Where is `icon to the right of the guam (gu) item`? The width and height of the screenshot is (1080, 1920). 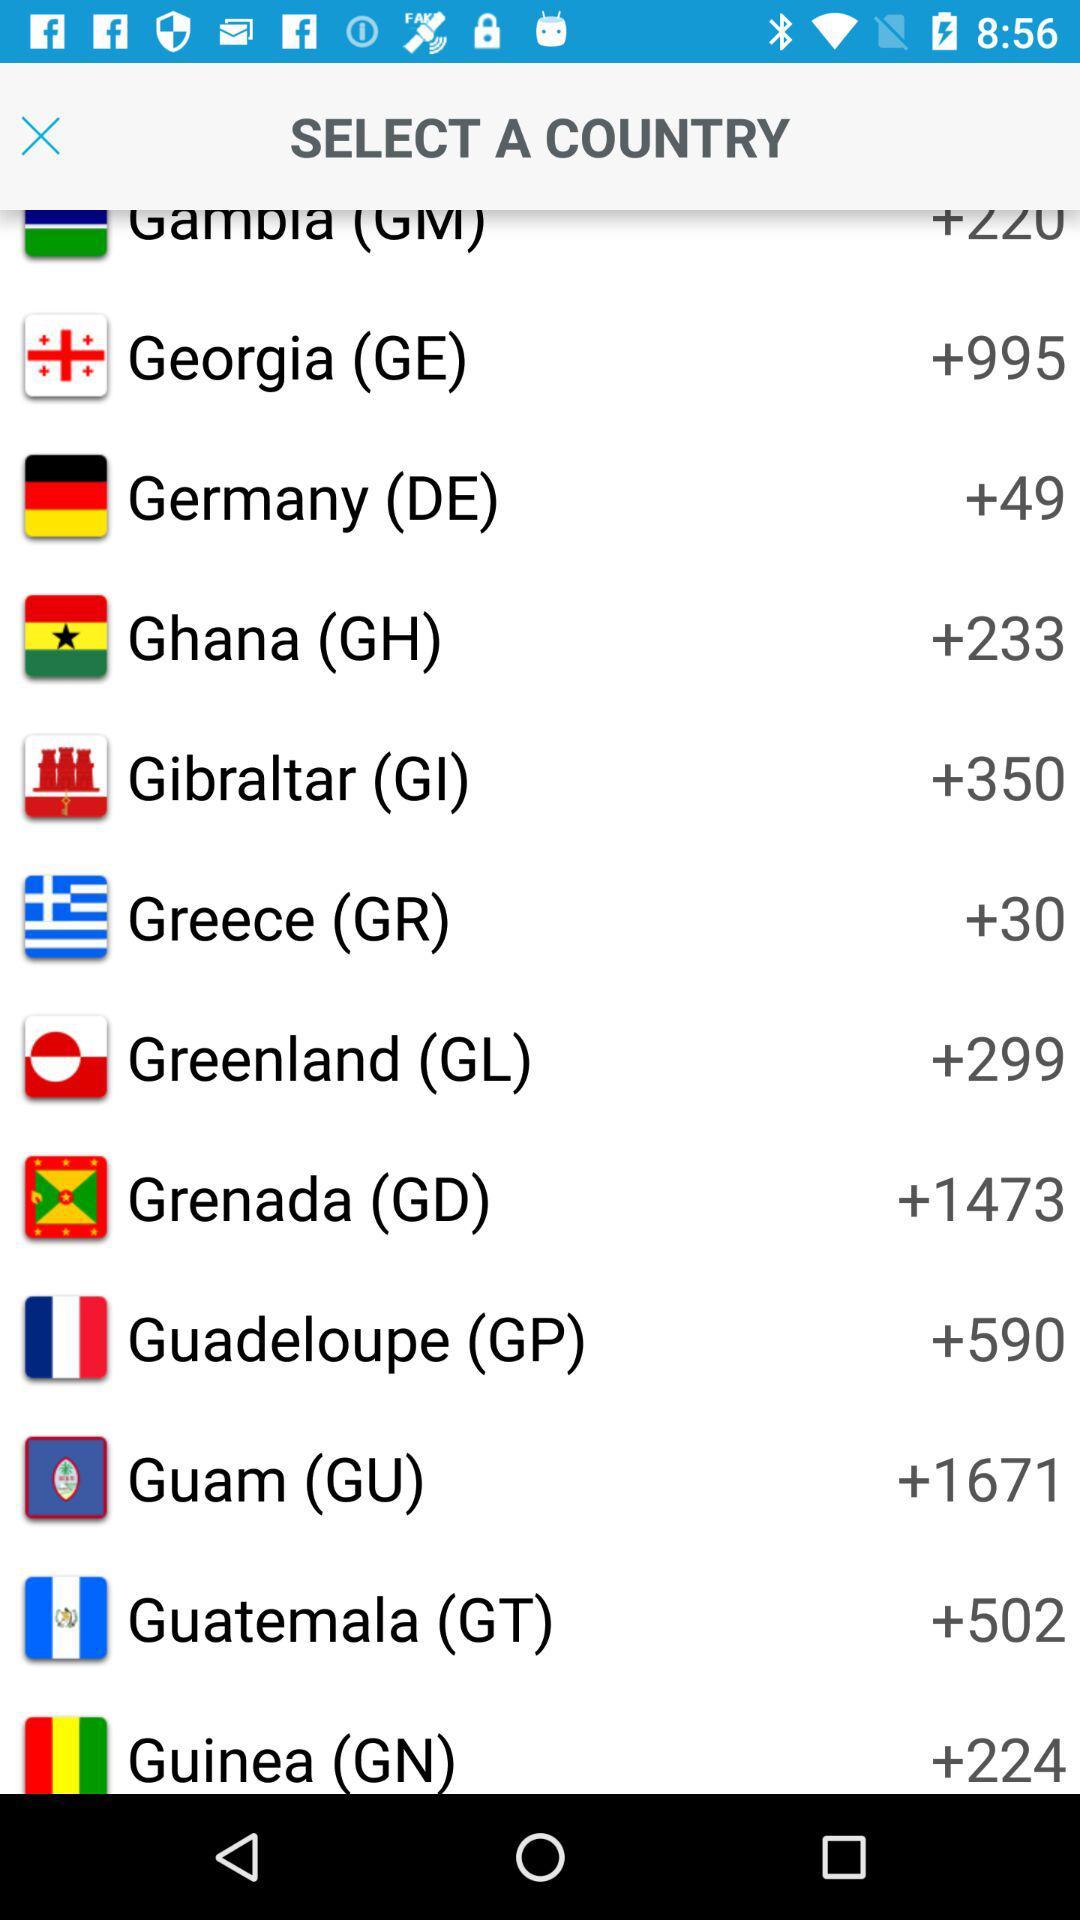
icon to the right of the guam (gu) item is located at coordinates (980, 1477).